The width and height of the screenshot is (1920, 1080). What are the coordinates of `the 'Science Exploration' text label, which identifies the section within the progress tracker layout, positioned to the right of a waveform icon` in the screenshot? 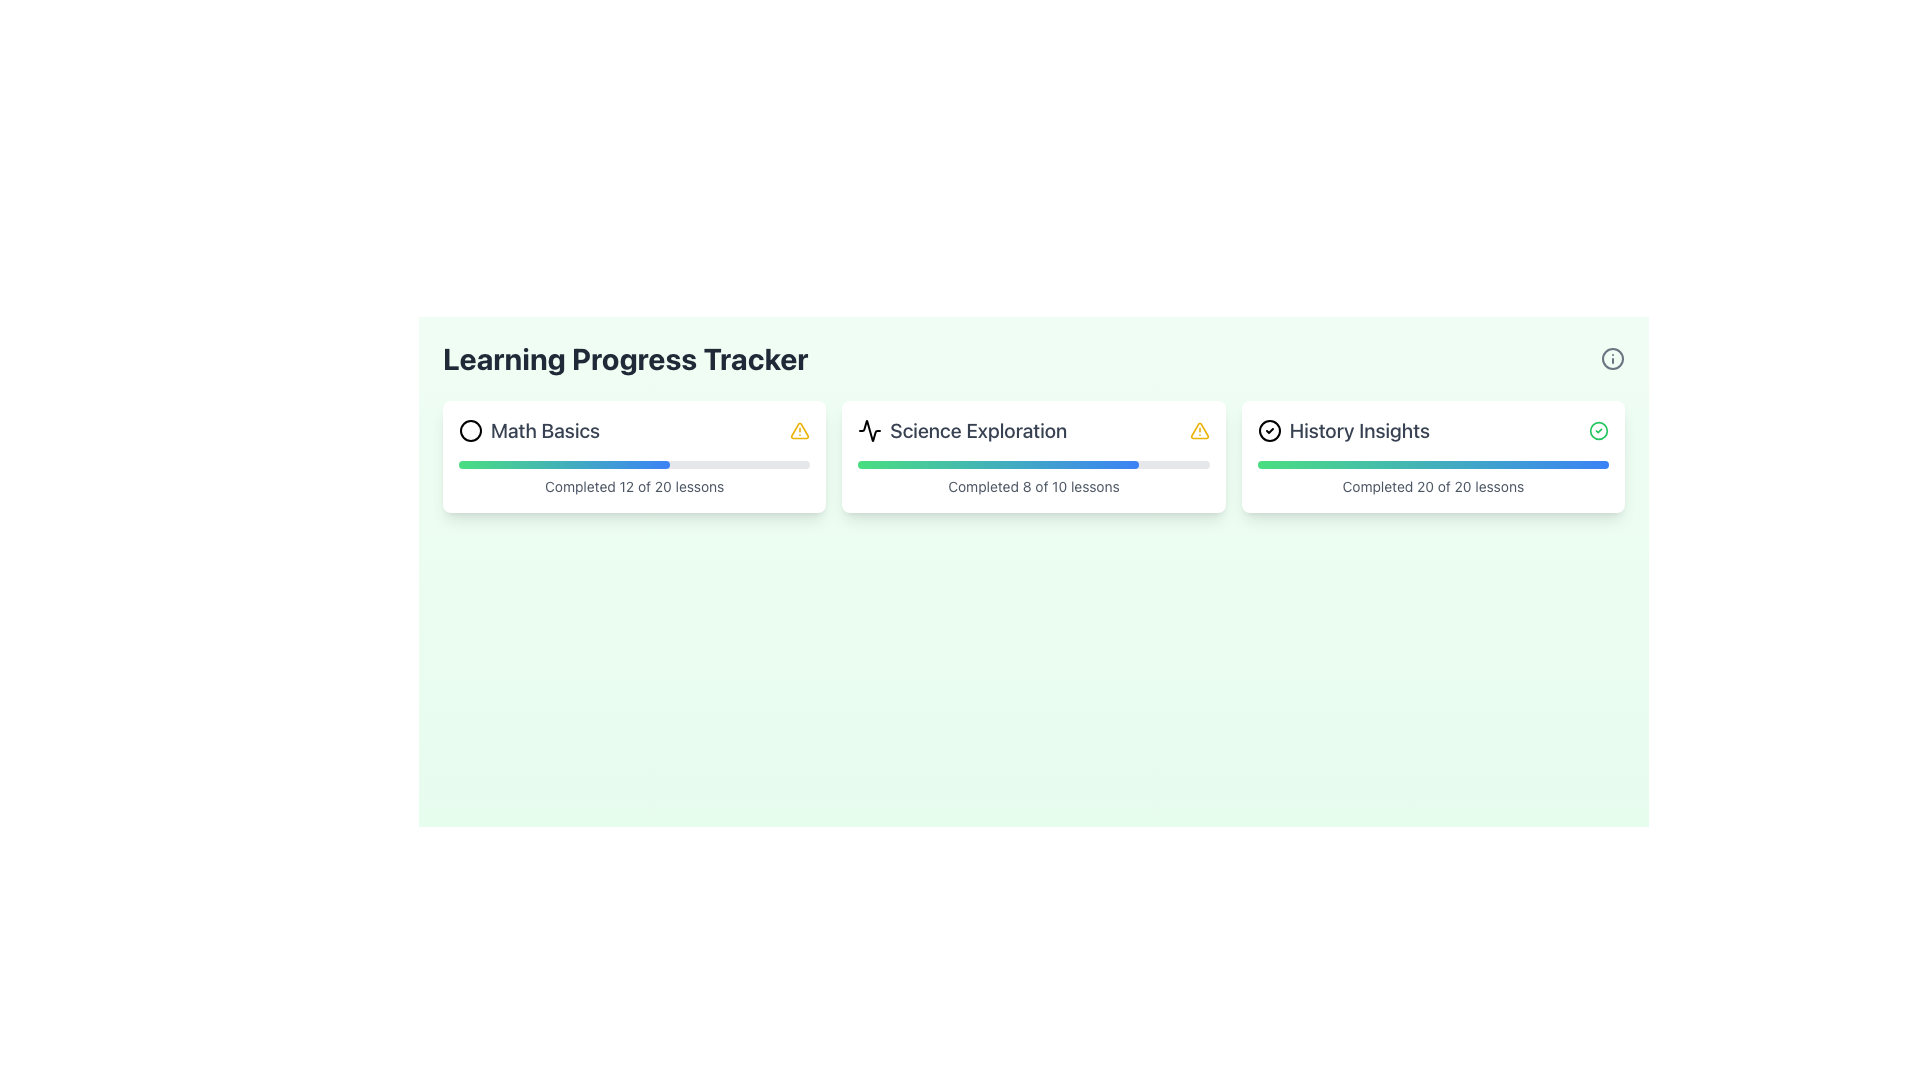 It's located at (978, 430).